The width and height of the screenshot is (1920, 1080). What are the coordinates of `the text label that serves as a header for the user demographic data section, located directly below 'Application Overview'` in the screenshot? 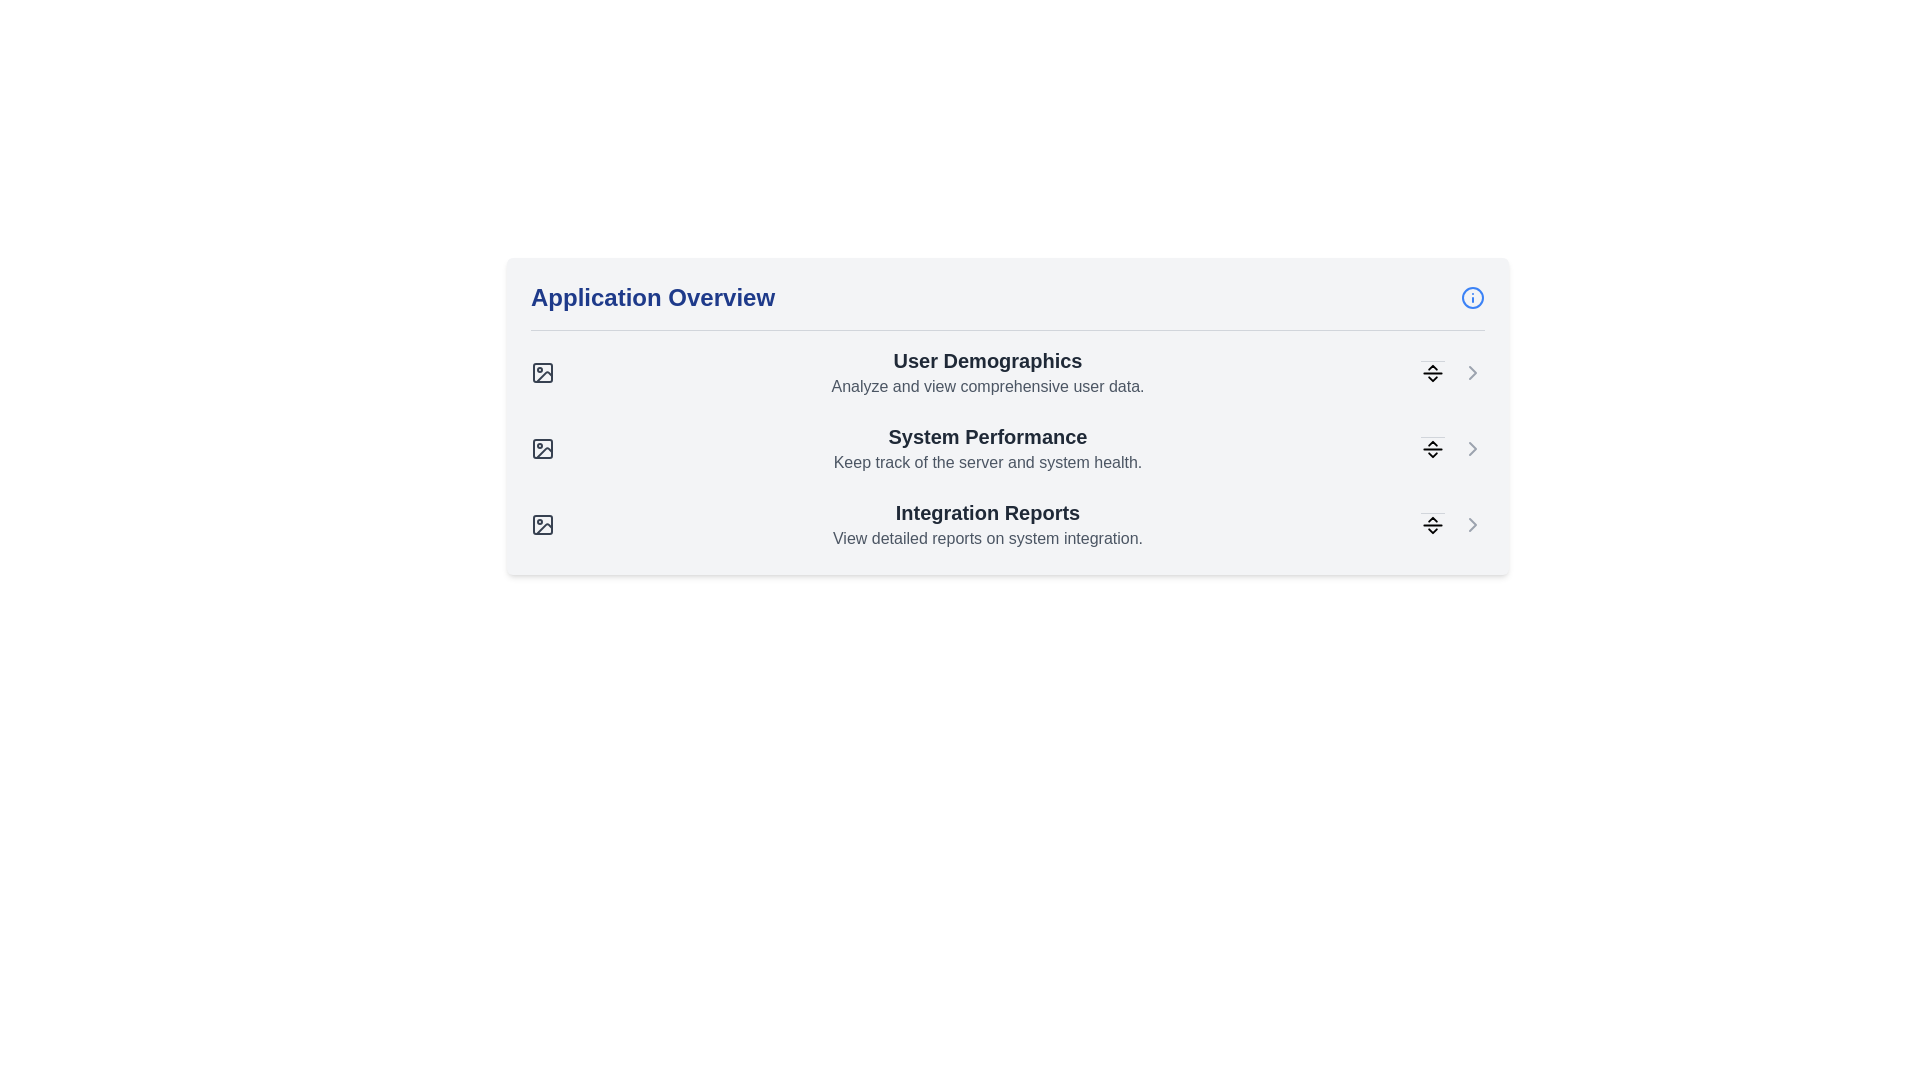 It's located at (988, 361).